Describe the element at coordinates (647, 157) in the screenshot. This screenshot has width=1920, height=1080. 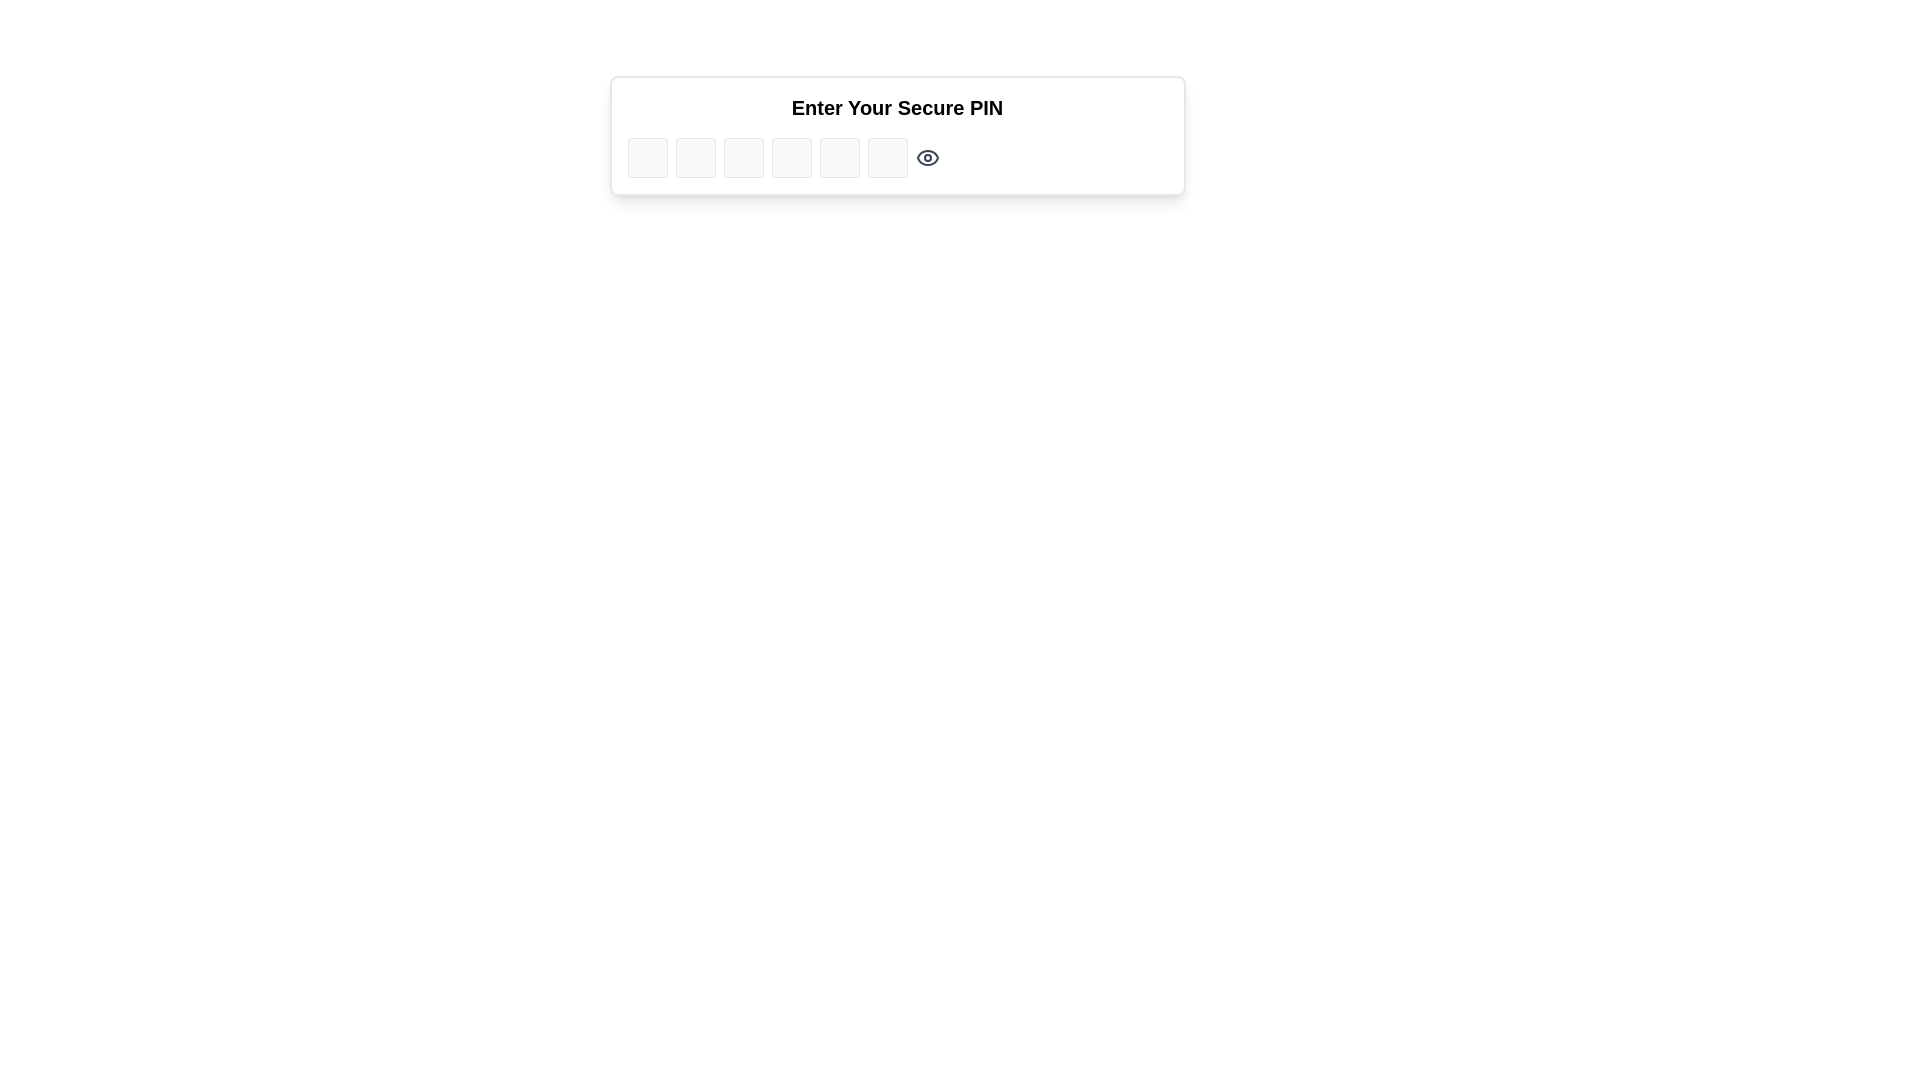
I see `the Password input field located at the extreme left of a series of similar boxes under the title 'Enter Your Secure PIN' to focus on it` at that location.